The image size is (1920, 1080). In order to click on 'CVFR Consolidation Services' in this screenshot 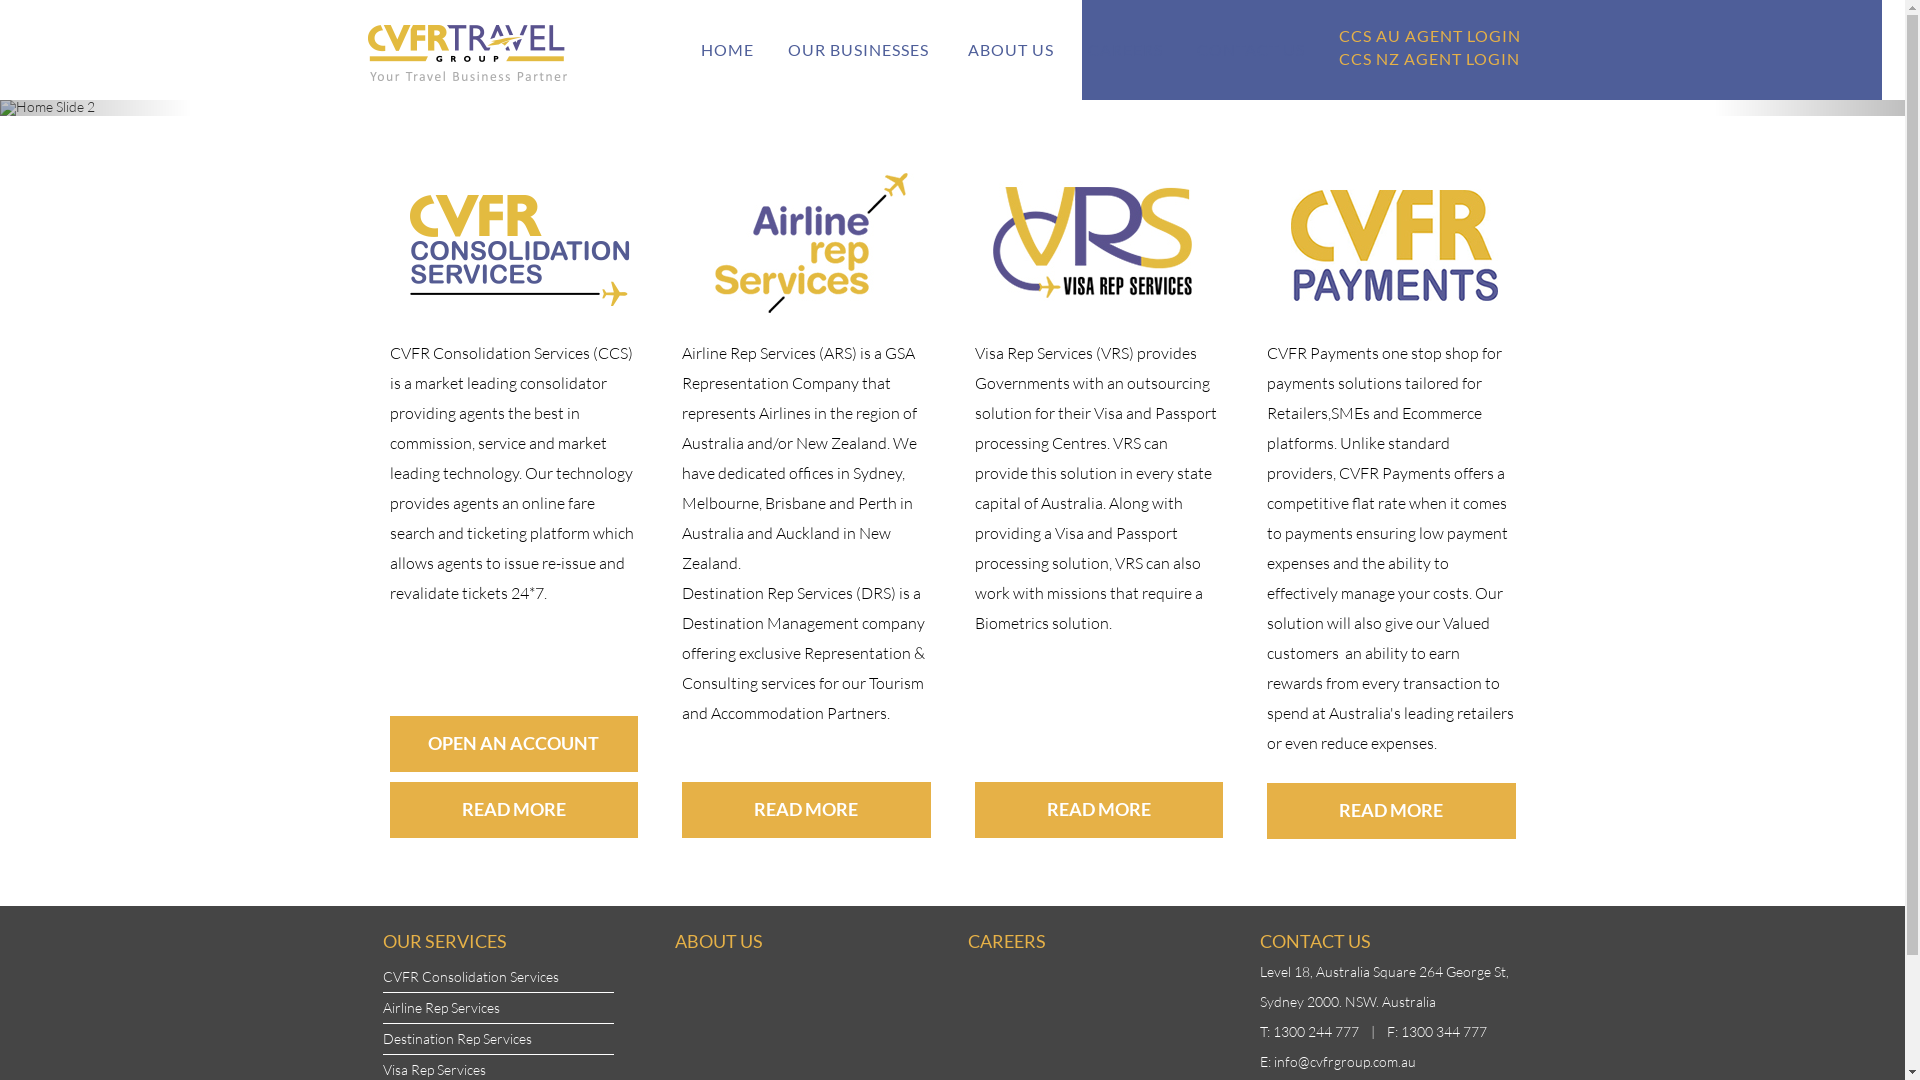, I will do `click(469, 975)`.